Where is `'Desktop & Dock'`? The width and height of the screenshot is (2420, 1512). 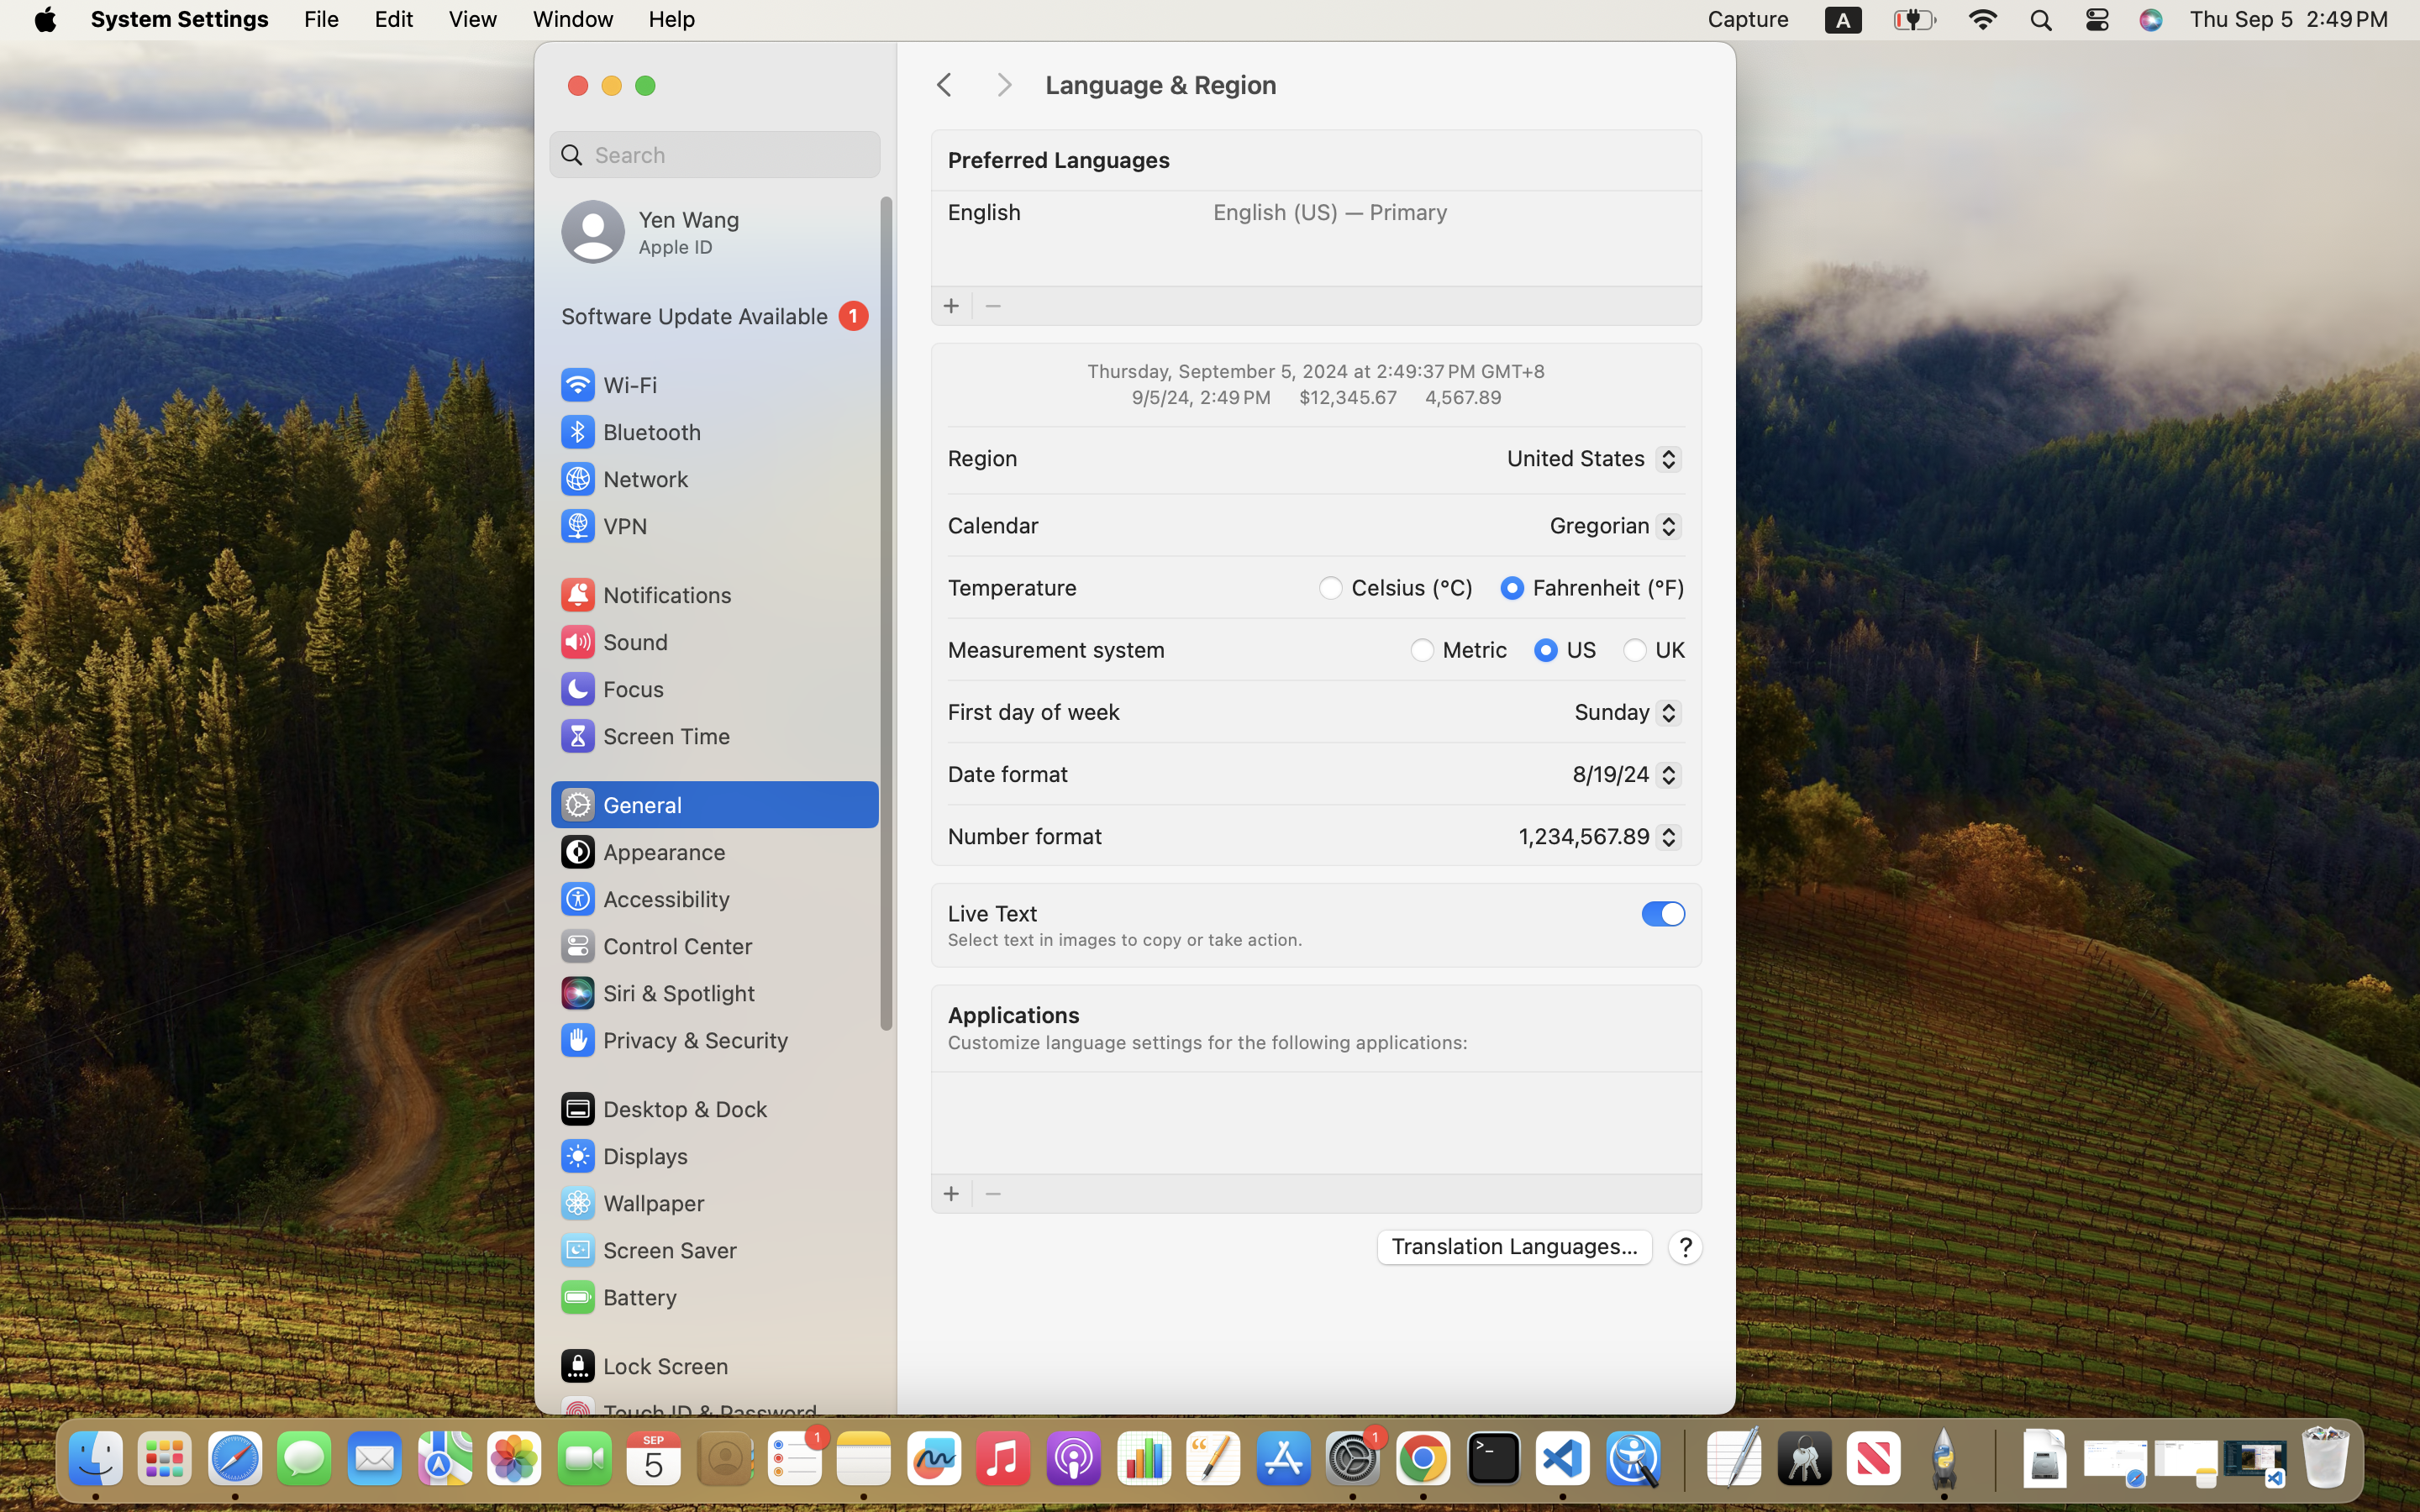 'Desktop & Dock' is located at coordinates (662, 1108).